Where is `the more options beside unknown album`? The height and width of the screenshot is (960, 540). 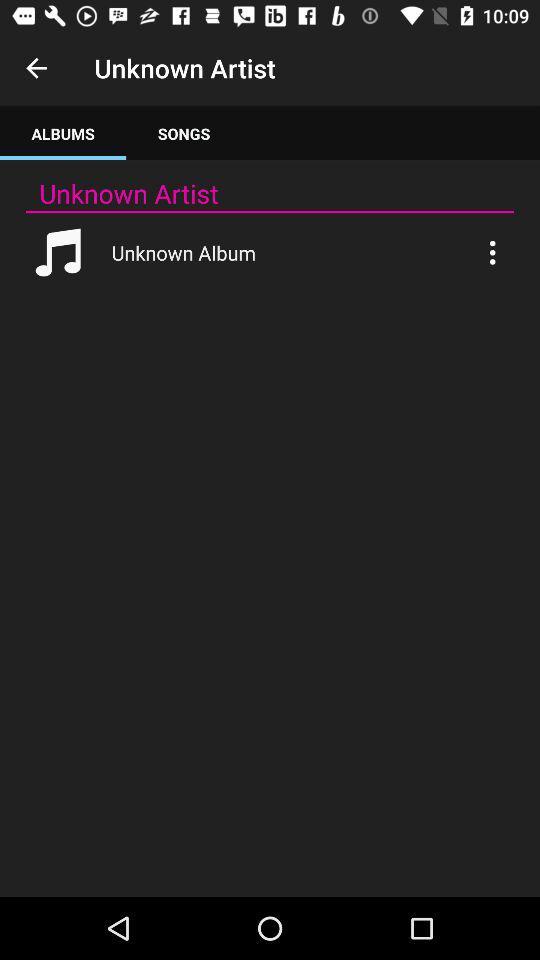 the more options beside unknown album is located at coordinates (491, 251).